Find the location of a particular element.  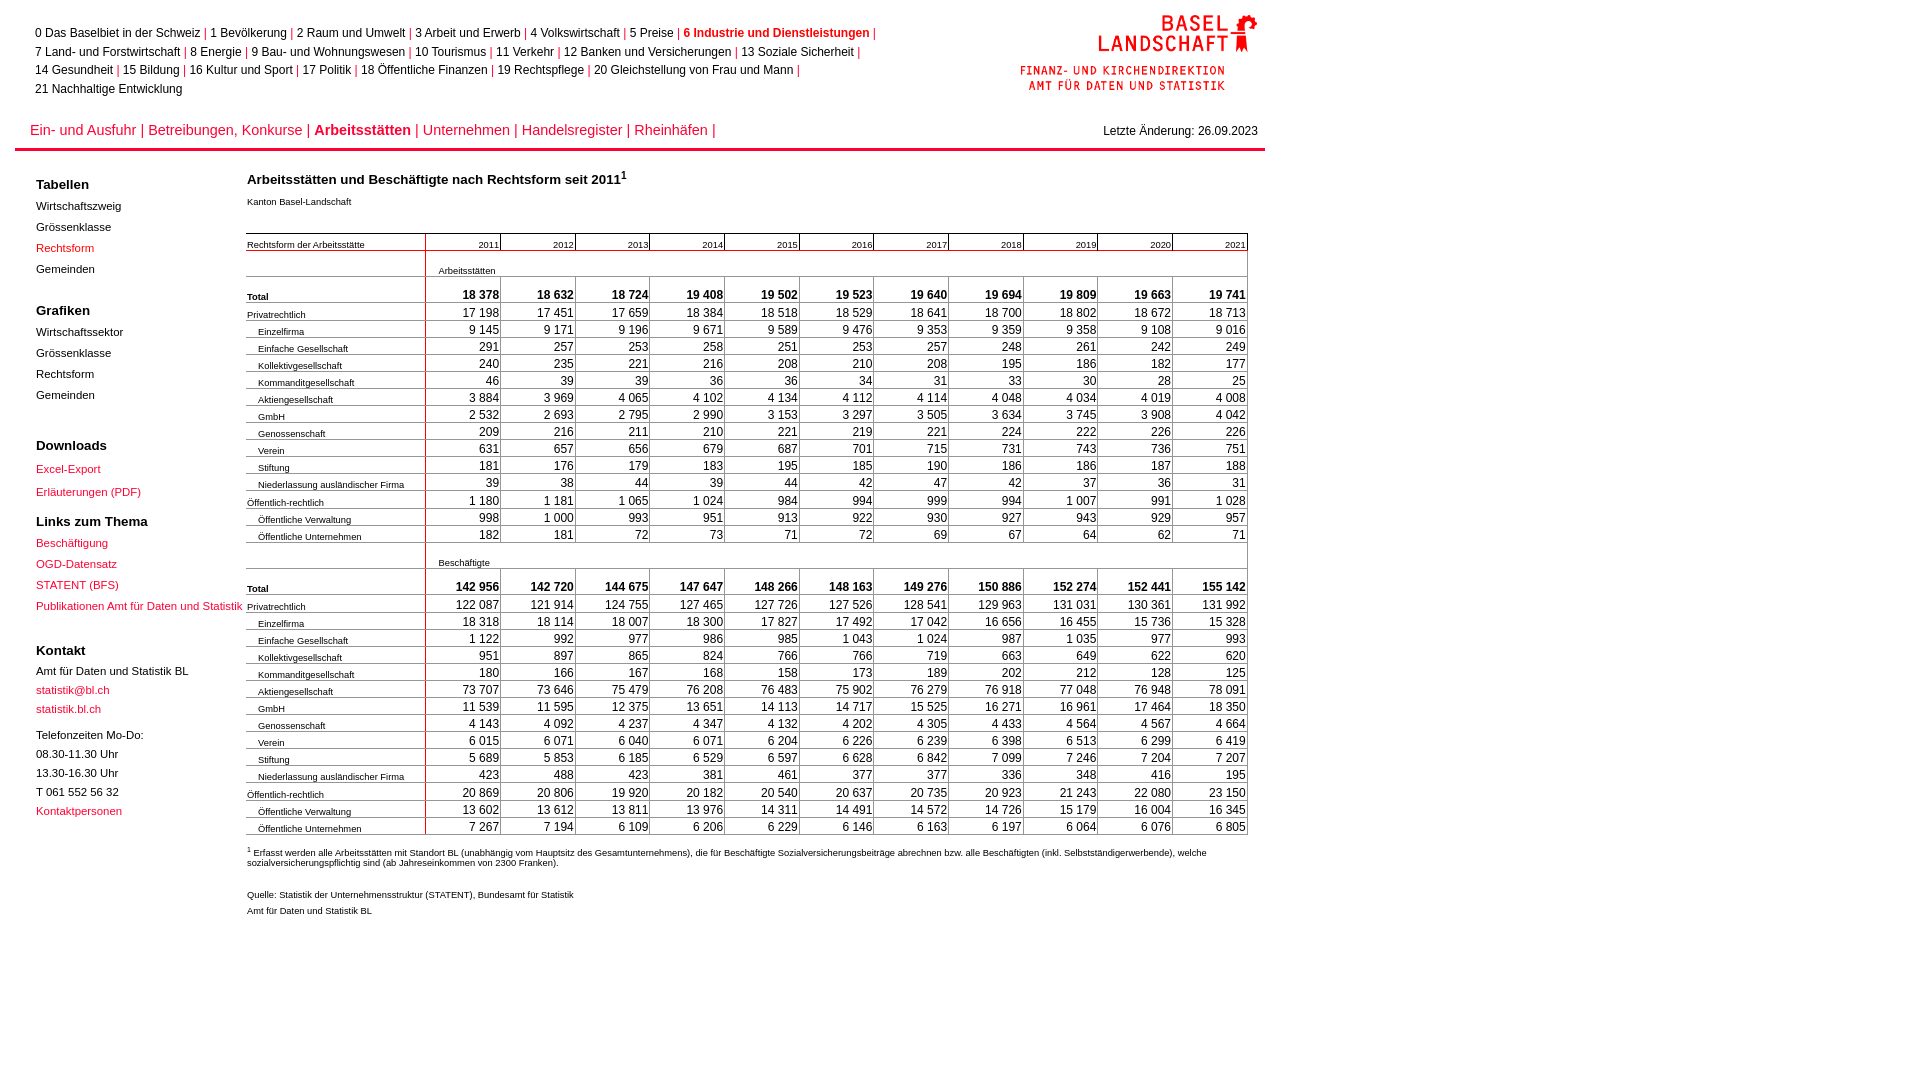

'Kontaktpersonen' is located at coordinates (78, 810).